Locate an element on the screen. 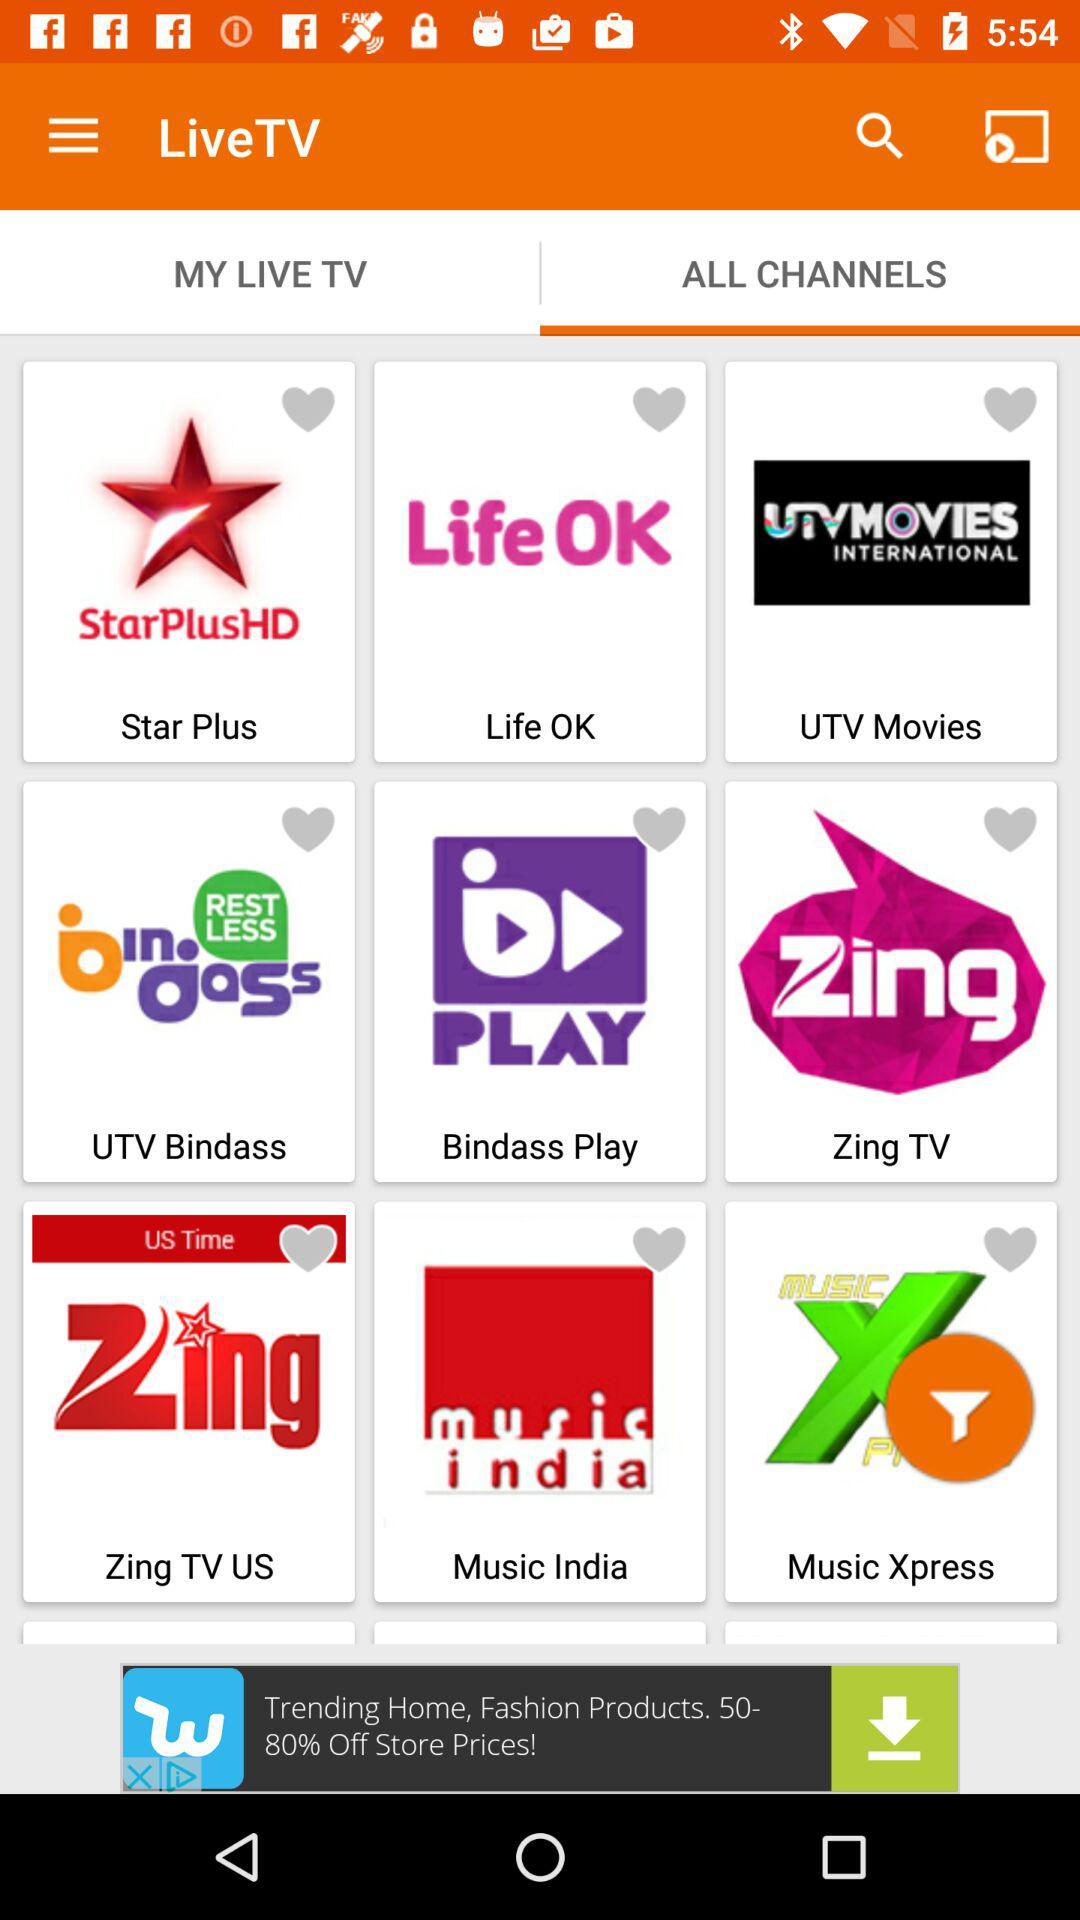 Image resolution: width=1080 pixels, height=1920 pixels. music india is located at coordinates (540, 1400).